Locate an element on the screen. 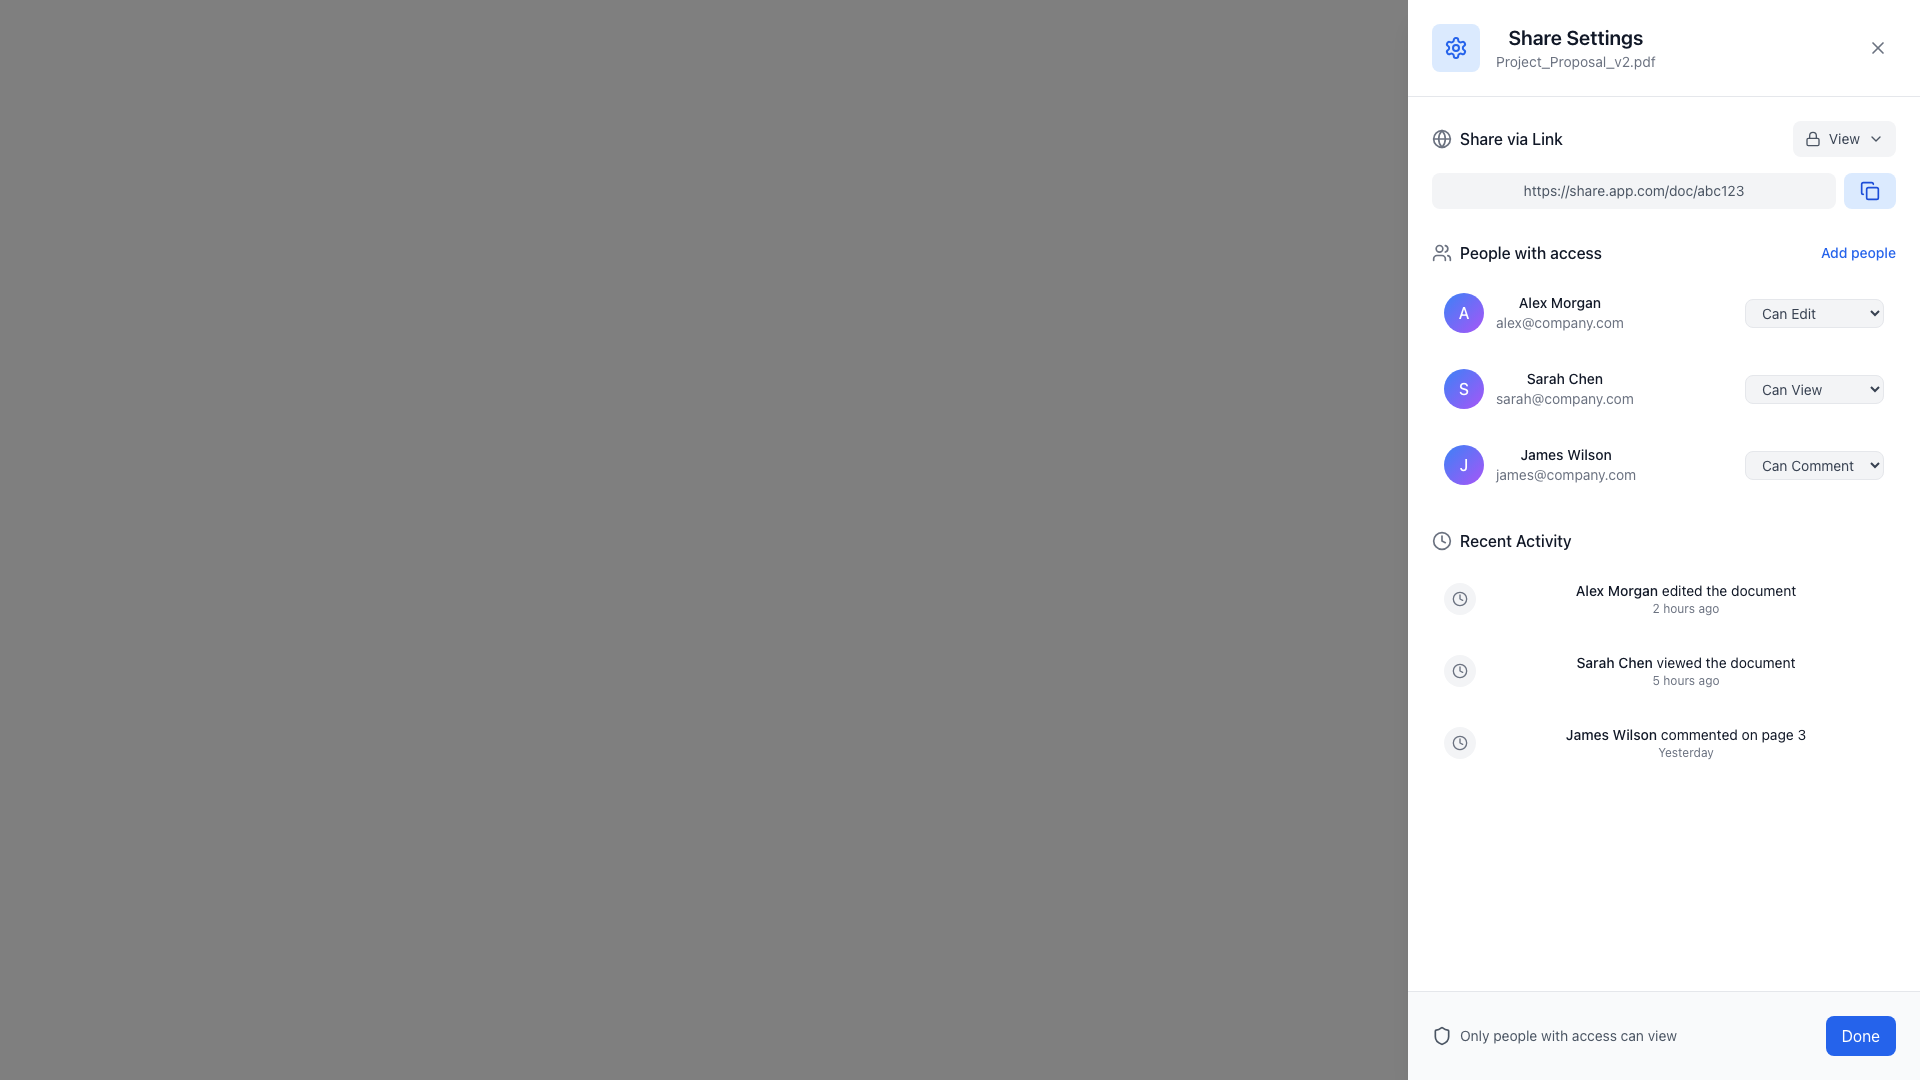 This screenshot has width=1920, height=1080. text label 'Only people with access can view,' located in the horizontal layout at the bottom-right corner of the interface is located at coordinates (1664, 1035).